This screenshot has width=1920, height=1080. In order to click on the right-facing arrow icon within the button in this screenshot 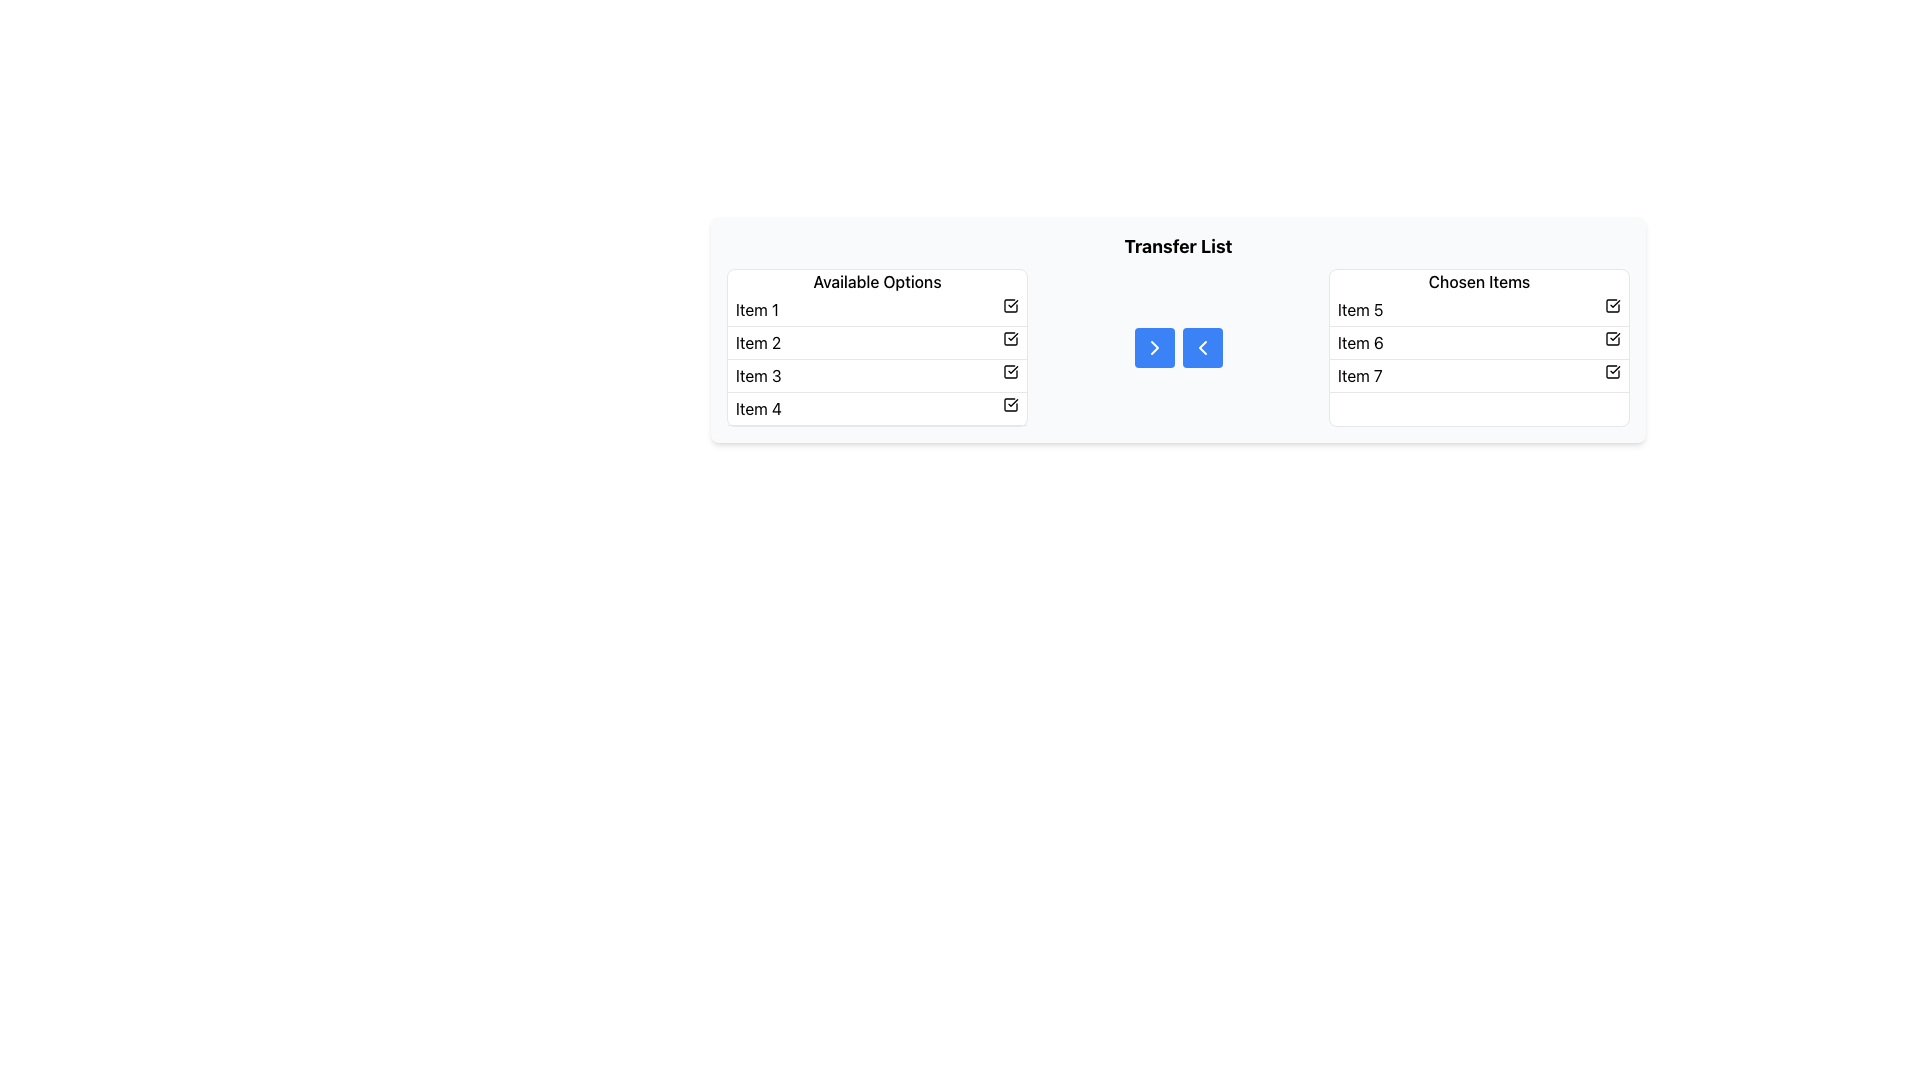, I will do `click(1154, 346)`.